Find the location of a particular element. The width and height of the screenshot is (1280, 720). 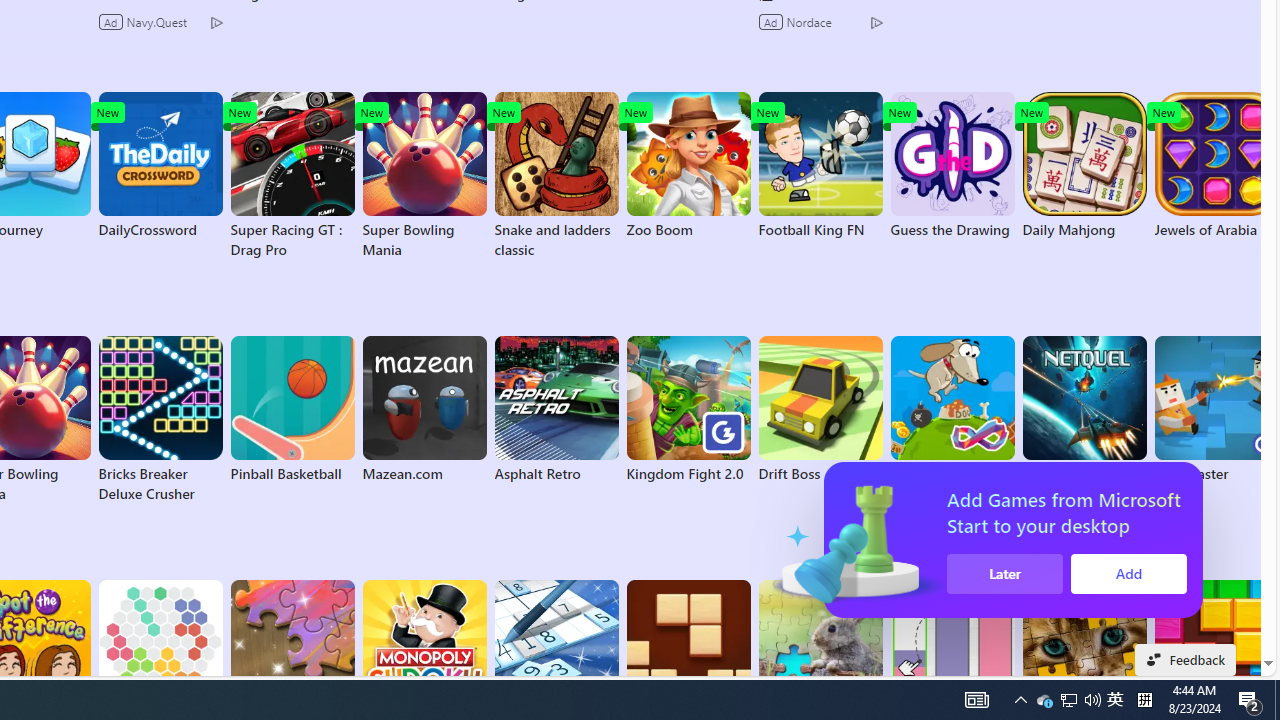

'Super Bowling Mania' is located at coordinates (423, 175).